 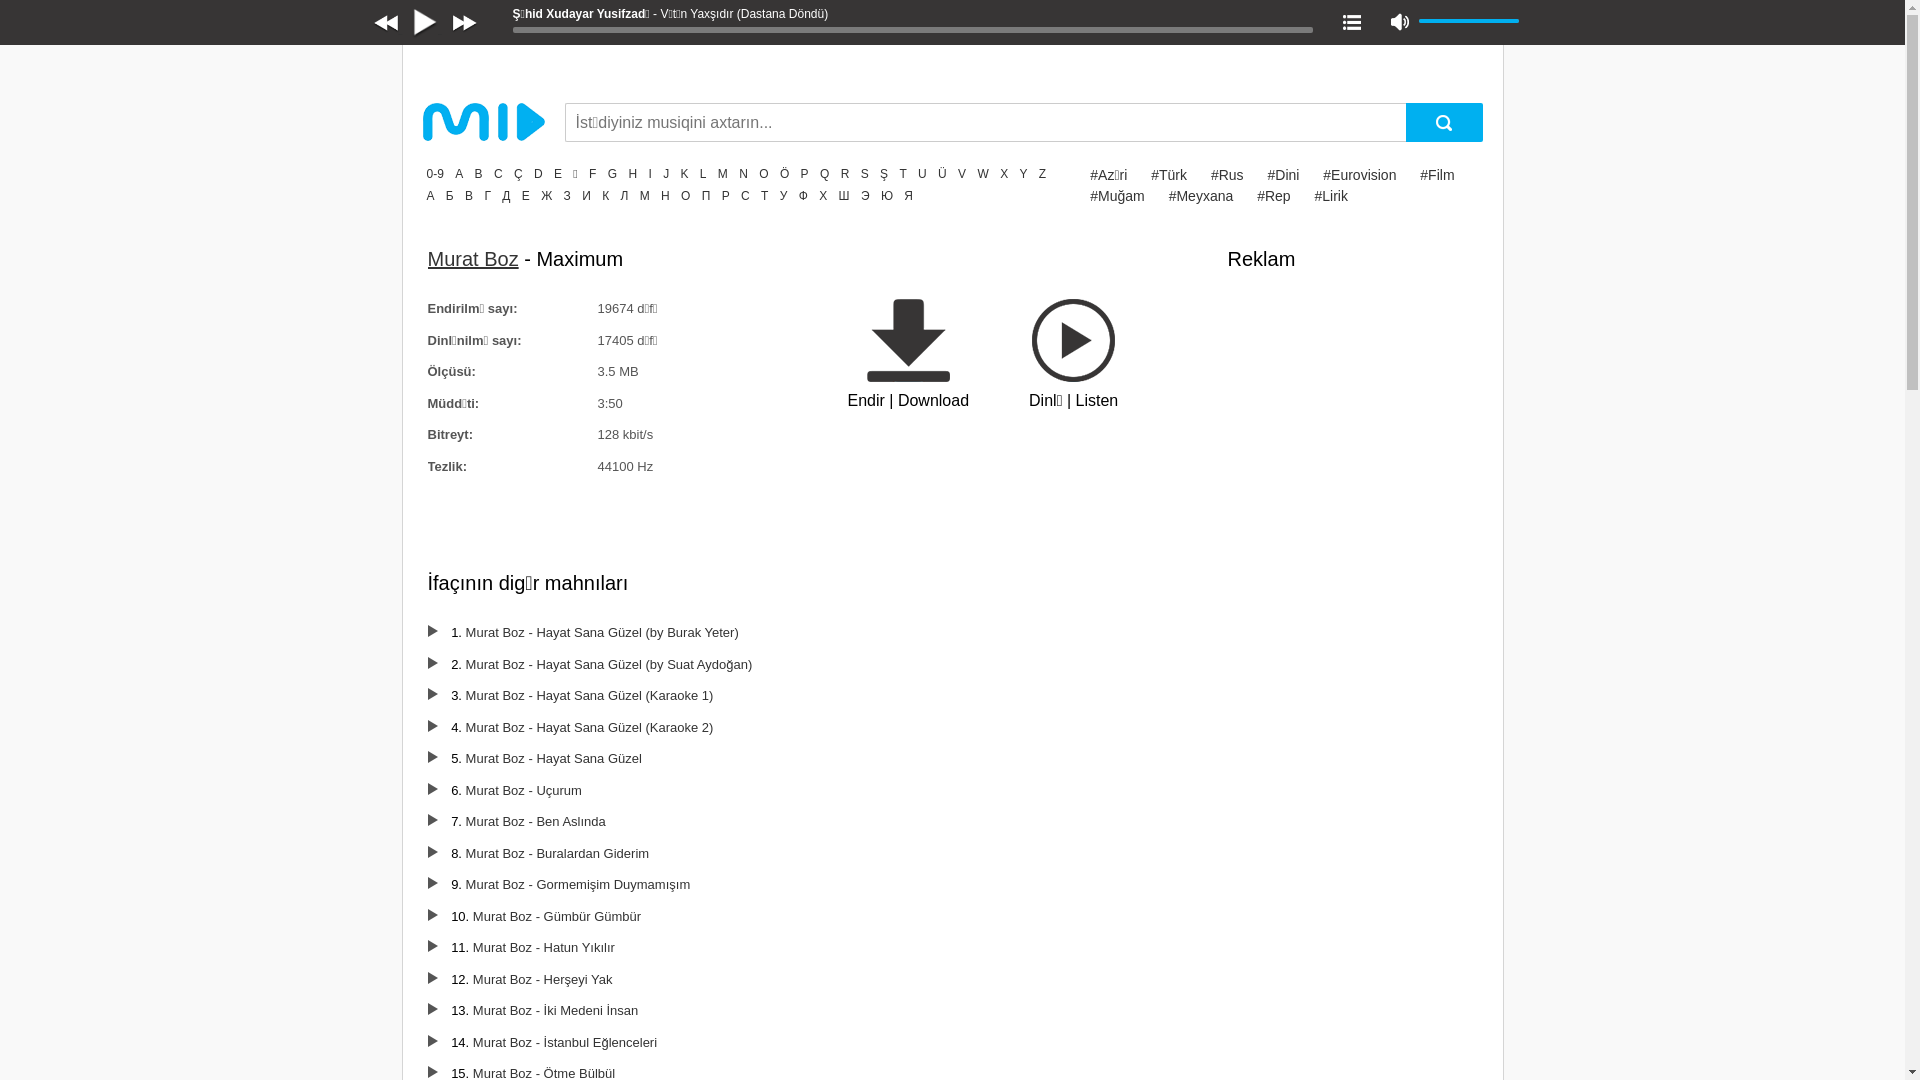 I want to click on 'I', so click(x=649, y=172).